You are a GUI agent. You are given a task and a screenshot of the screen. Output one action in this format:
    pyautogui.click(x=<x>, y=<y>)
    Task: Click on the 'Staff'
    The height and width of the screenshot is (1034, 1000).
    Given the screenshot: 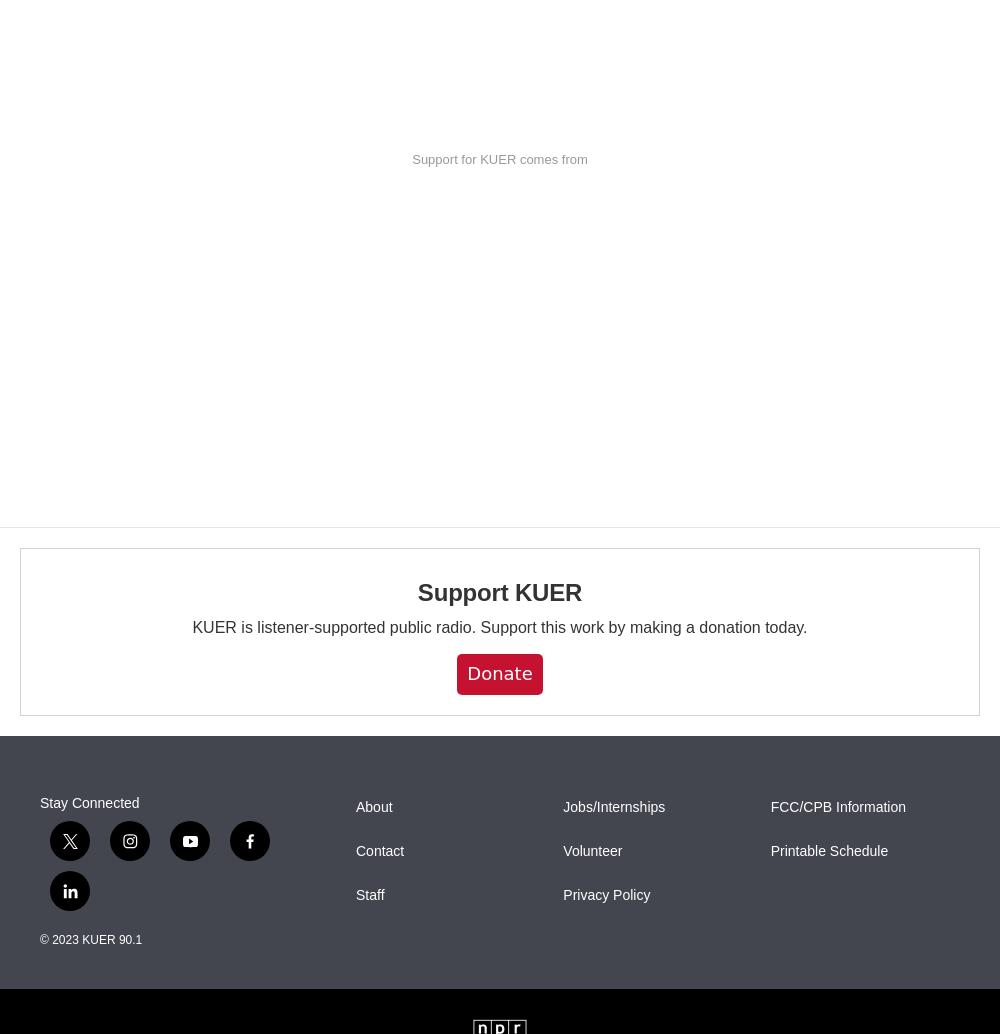 What is the action you would take?
    pyautogui.click(x=355, y=892)
    